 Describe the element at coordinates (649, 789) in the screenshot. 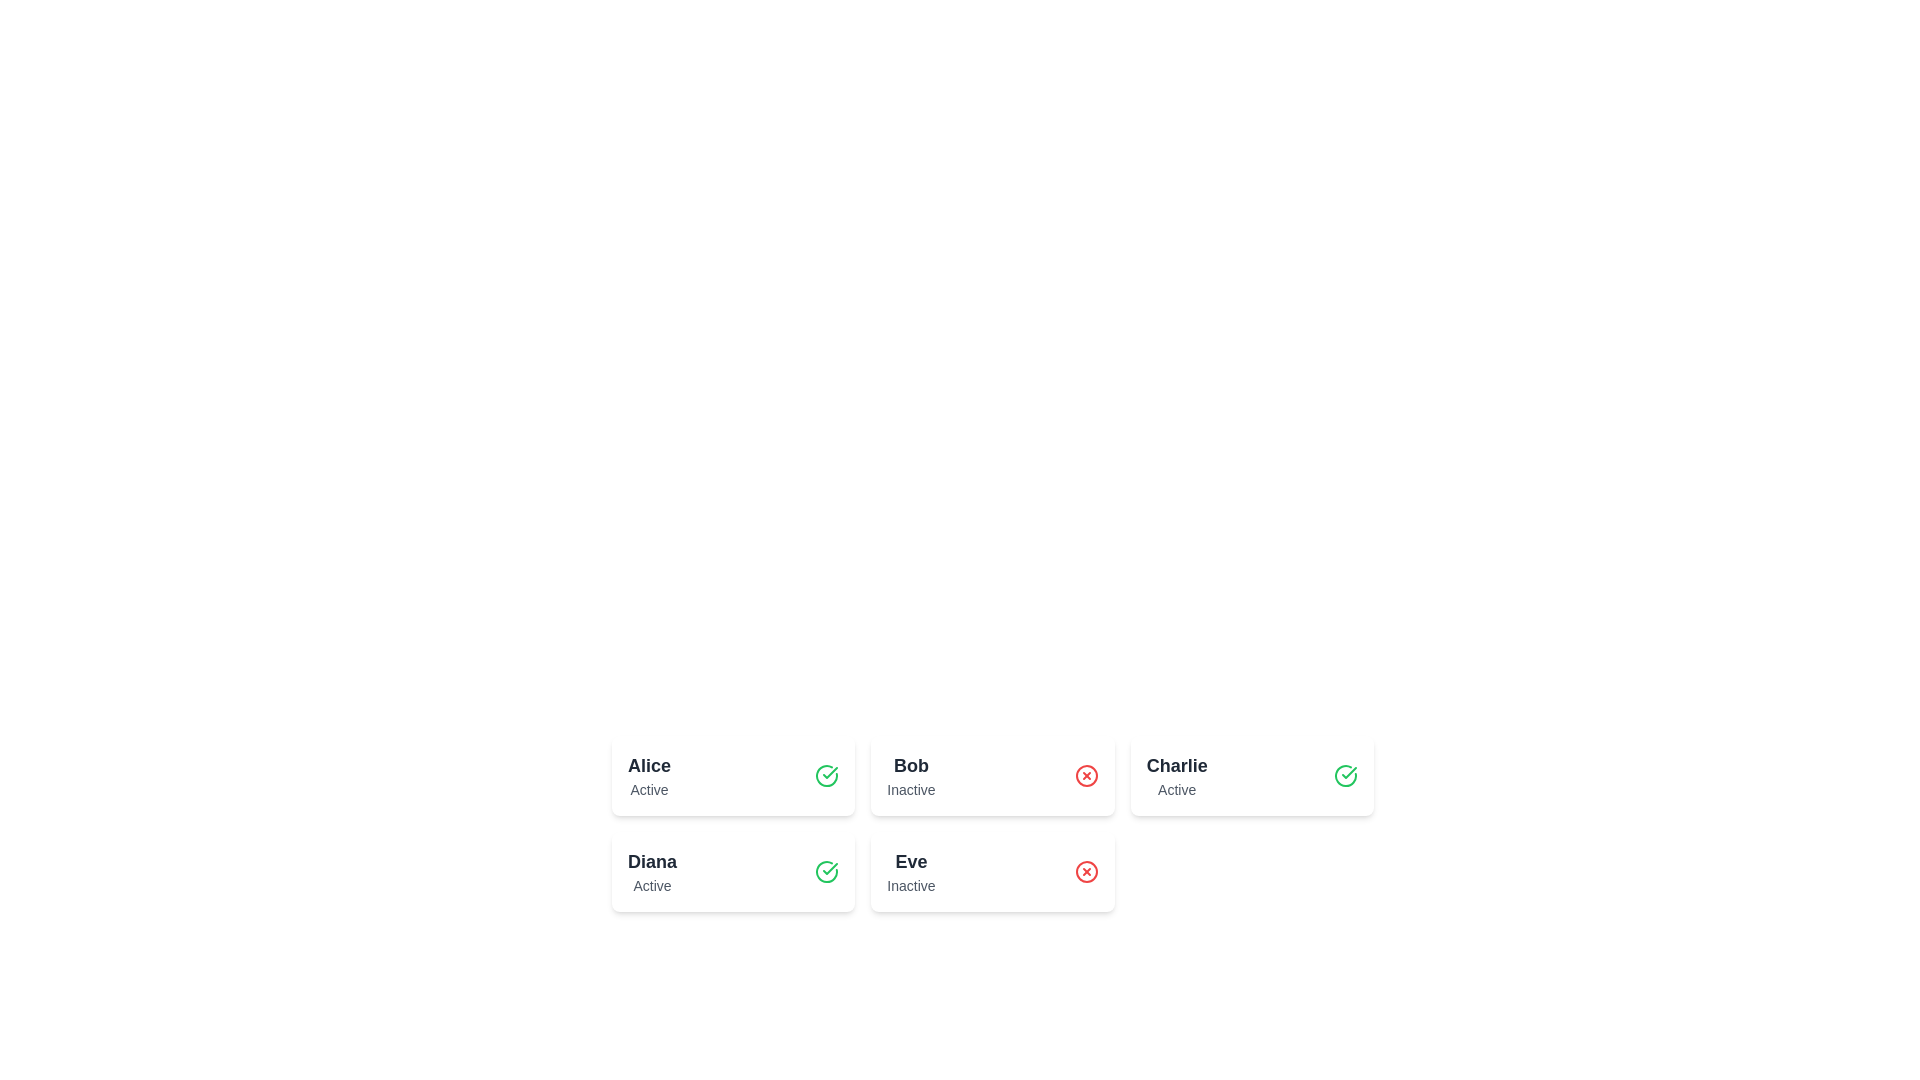

I see `the 'Active' label, which is a small gray text label located below the name 'Alice' within the user information card in the top-left corner of the grid layout` at that location.